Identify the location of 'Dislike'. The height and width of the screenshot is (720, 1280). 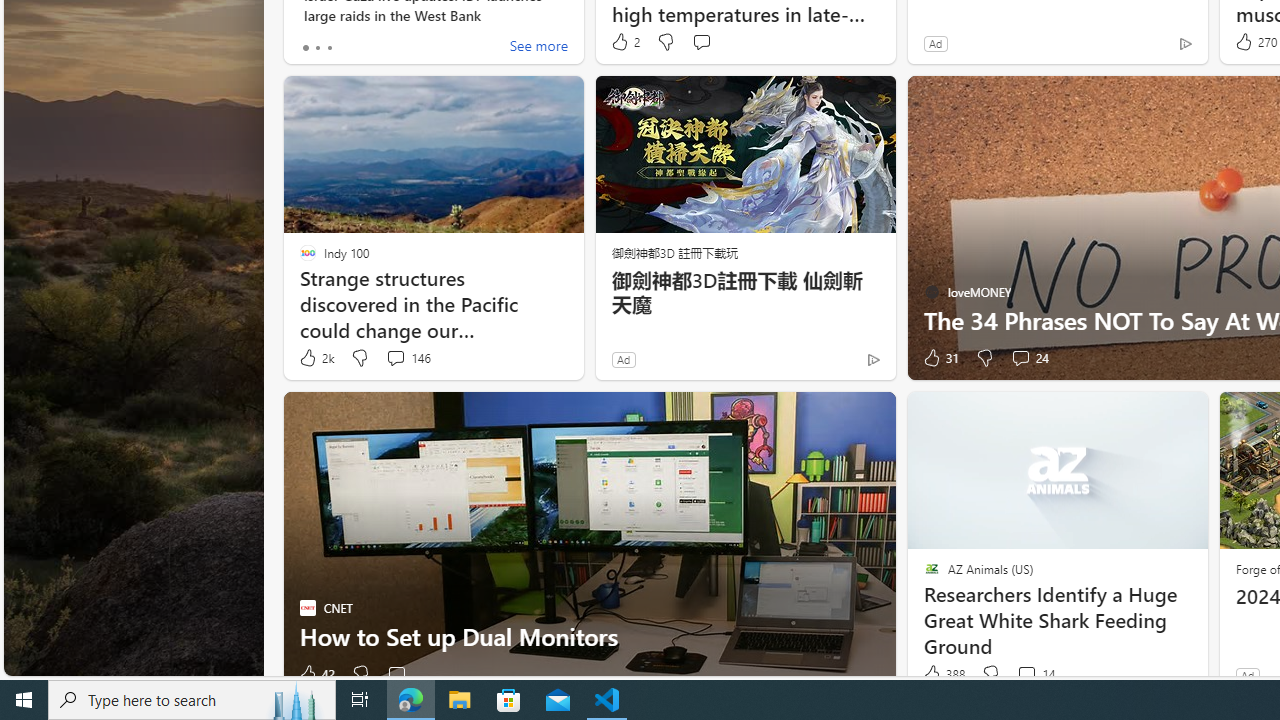
(990, 674).